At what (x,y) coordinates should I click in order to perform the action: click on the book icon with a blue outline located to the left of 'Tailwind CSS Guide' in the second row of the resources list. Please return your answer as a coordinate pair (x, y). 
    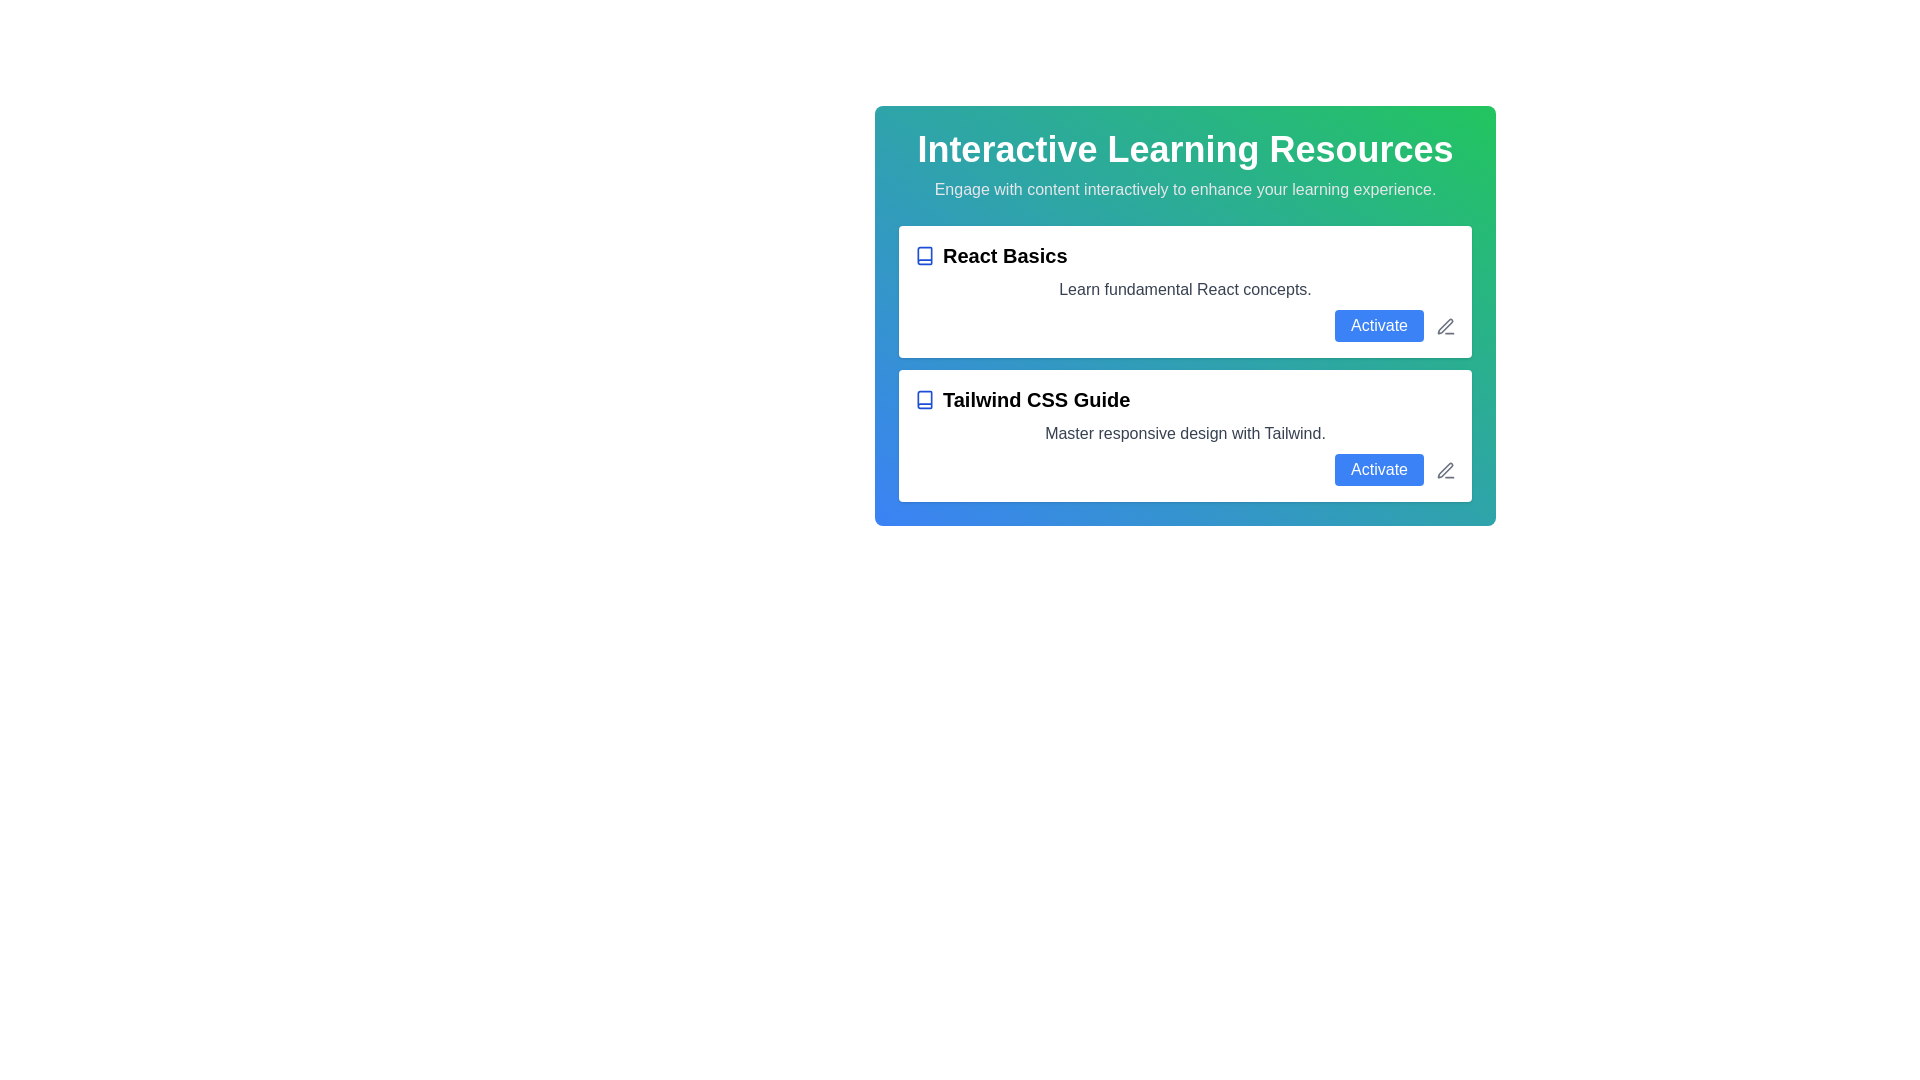
    Looking at the image, I should click on (924, 400).